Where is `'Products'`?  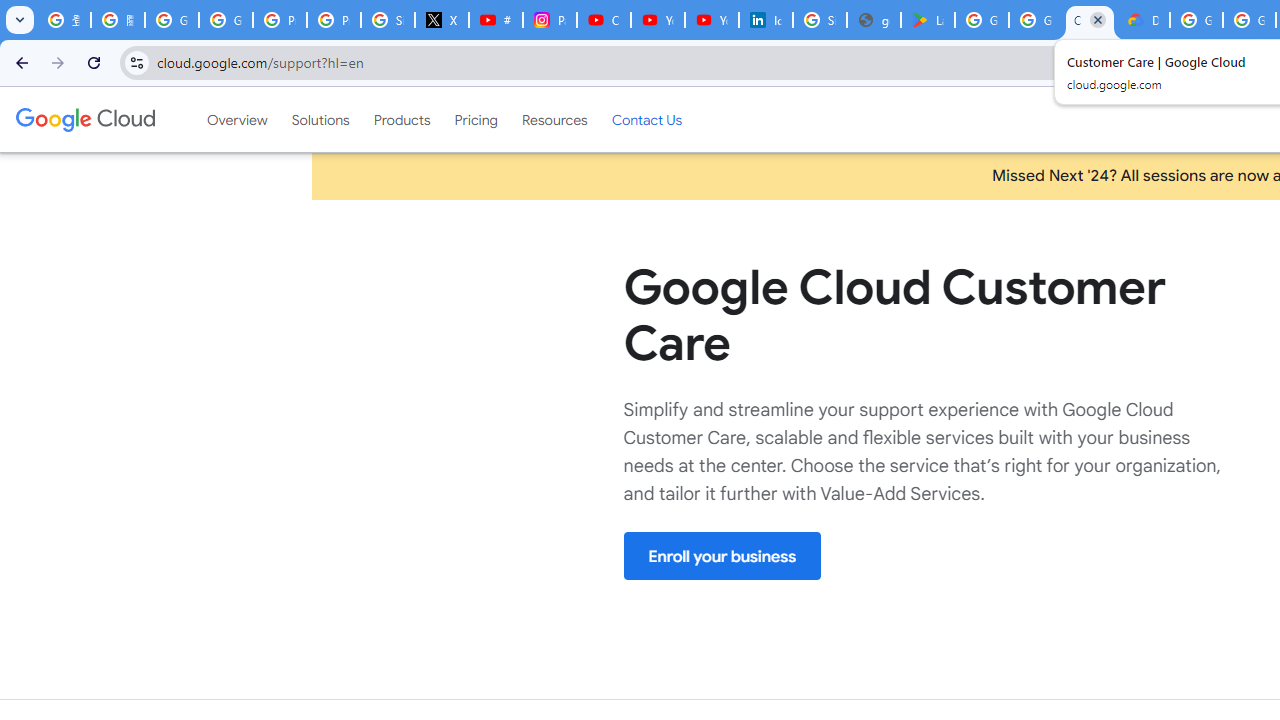 'Products' is located at coordinates (400, 119).